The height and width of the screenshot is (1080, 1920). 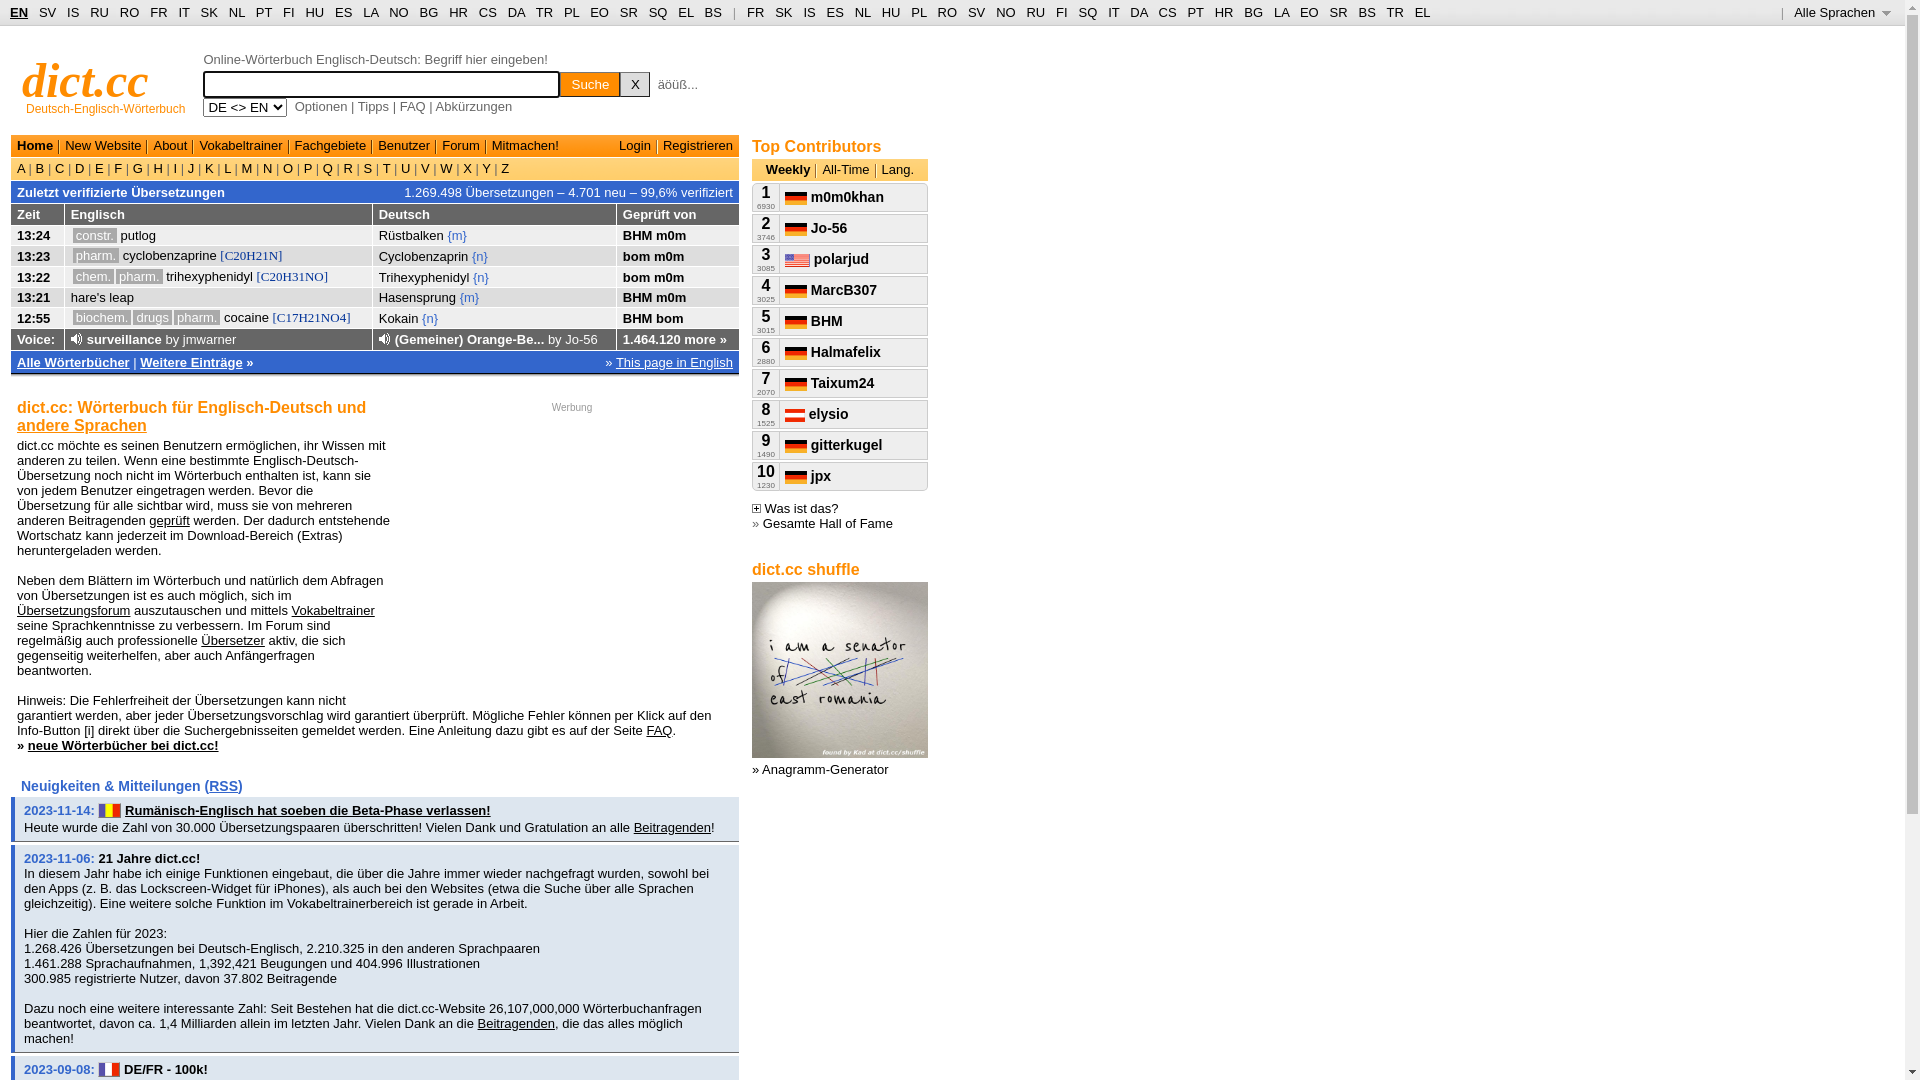 I want to click on 'Fachgebiete', so click(x=331, y=144).